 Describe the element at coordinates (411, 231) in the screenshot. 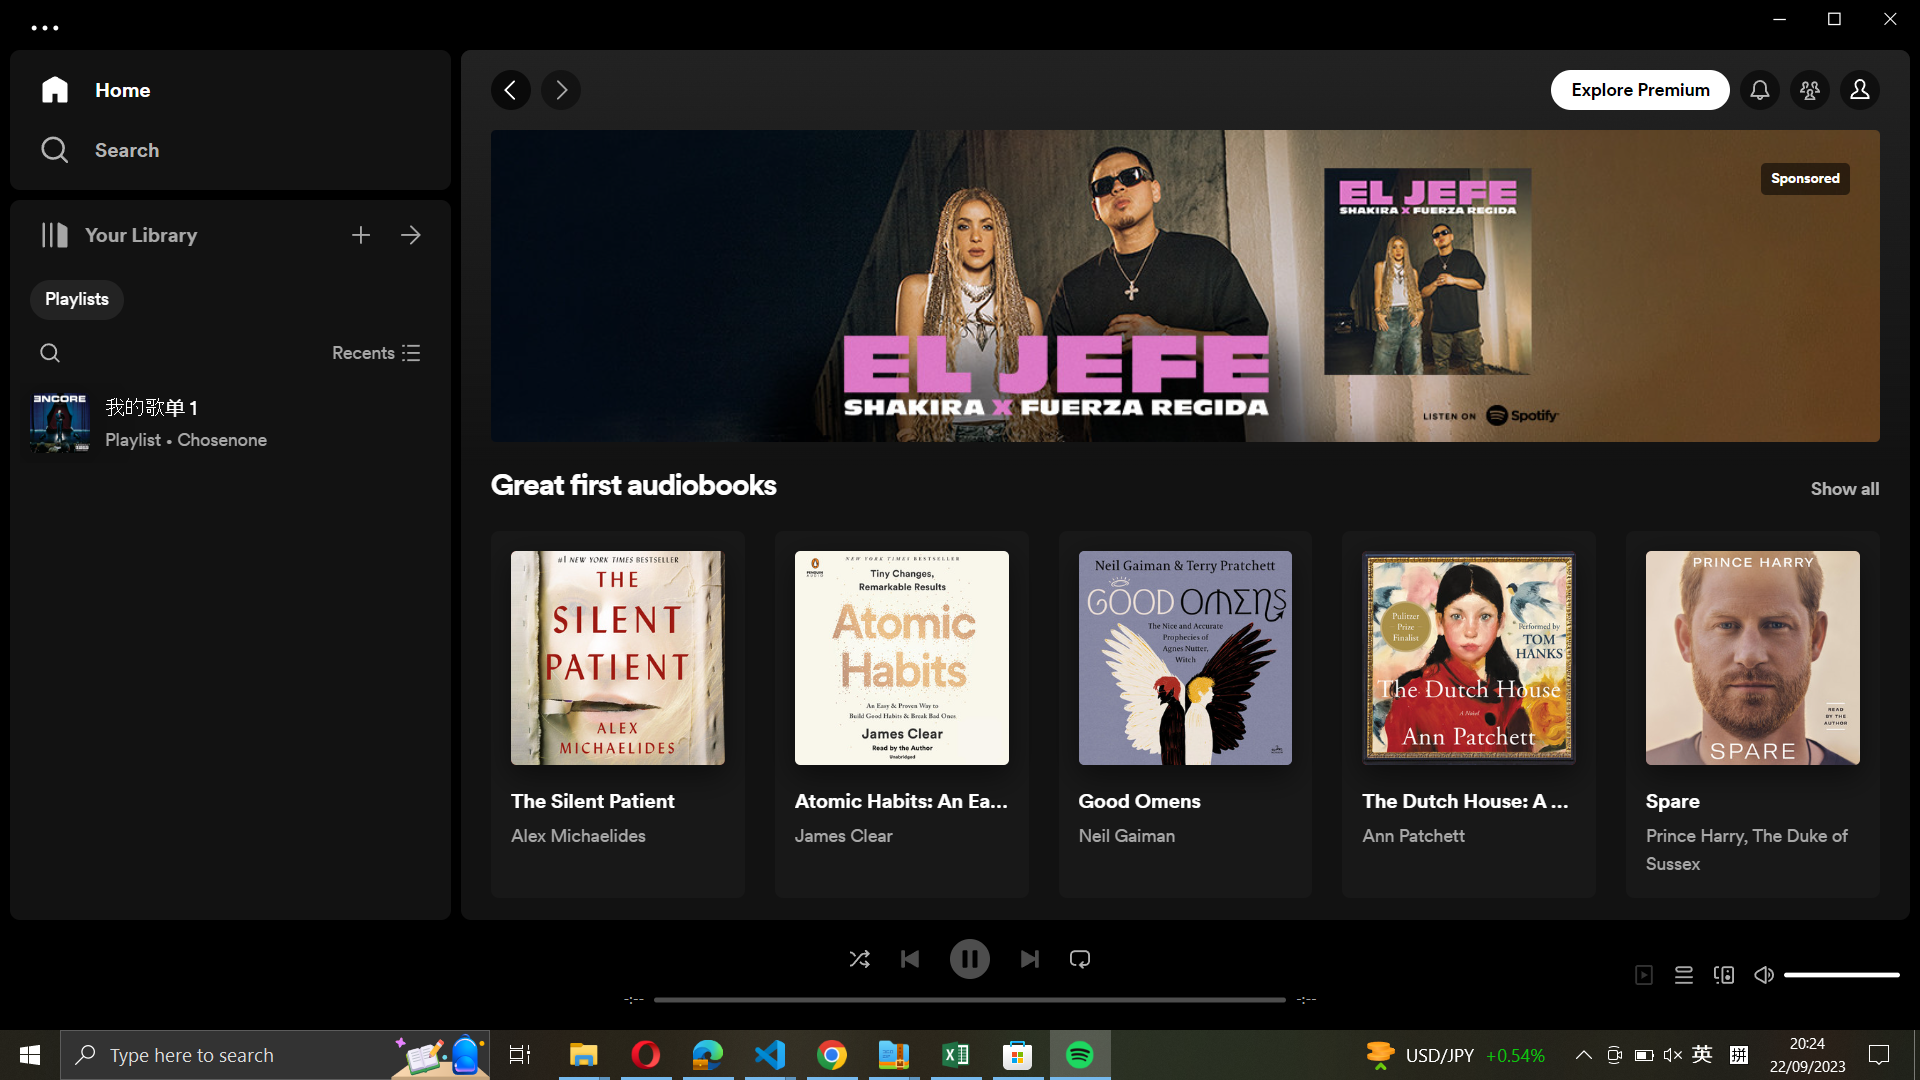

I see `my library` at that location.